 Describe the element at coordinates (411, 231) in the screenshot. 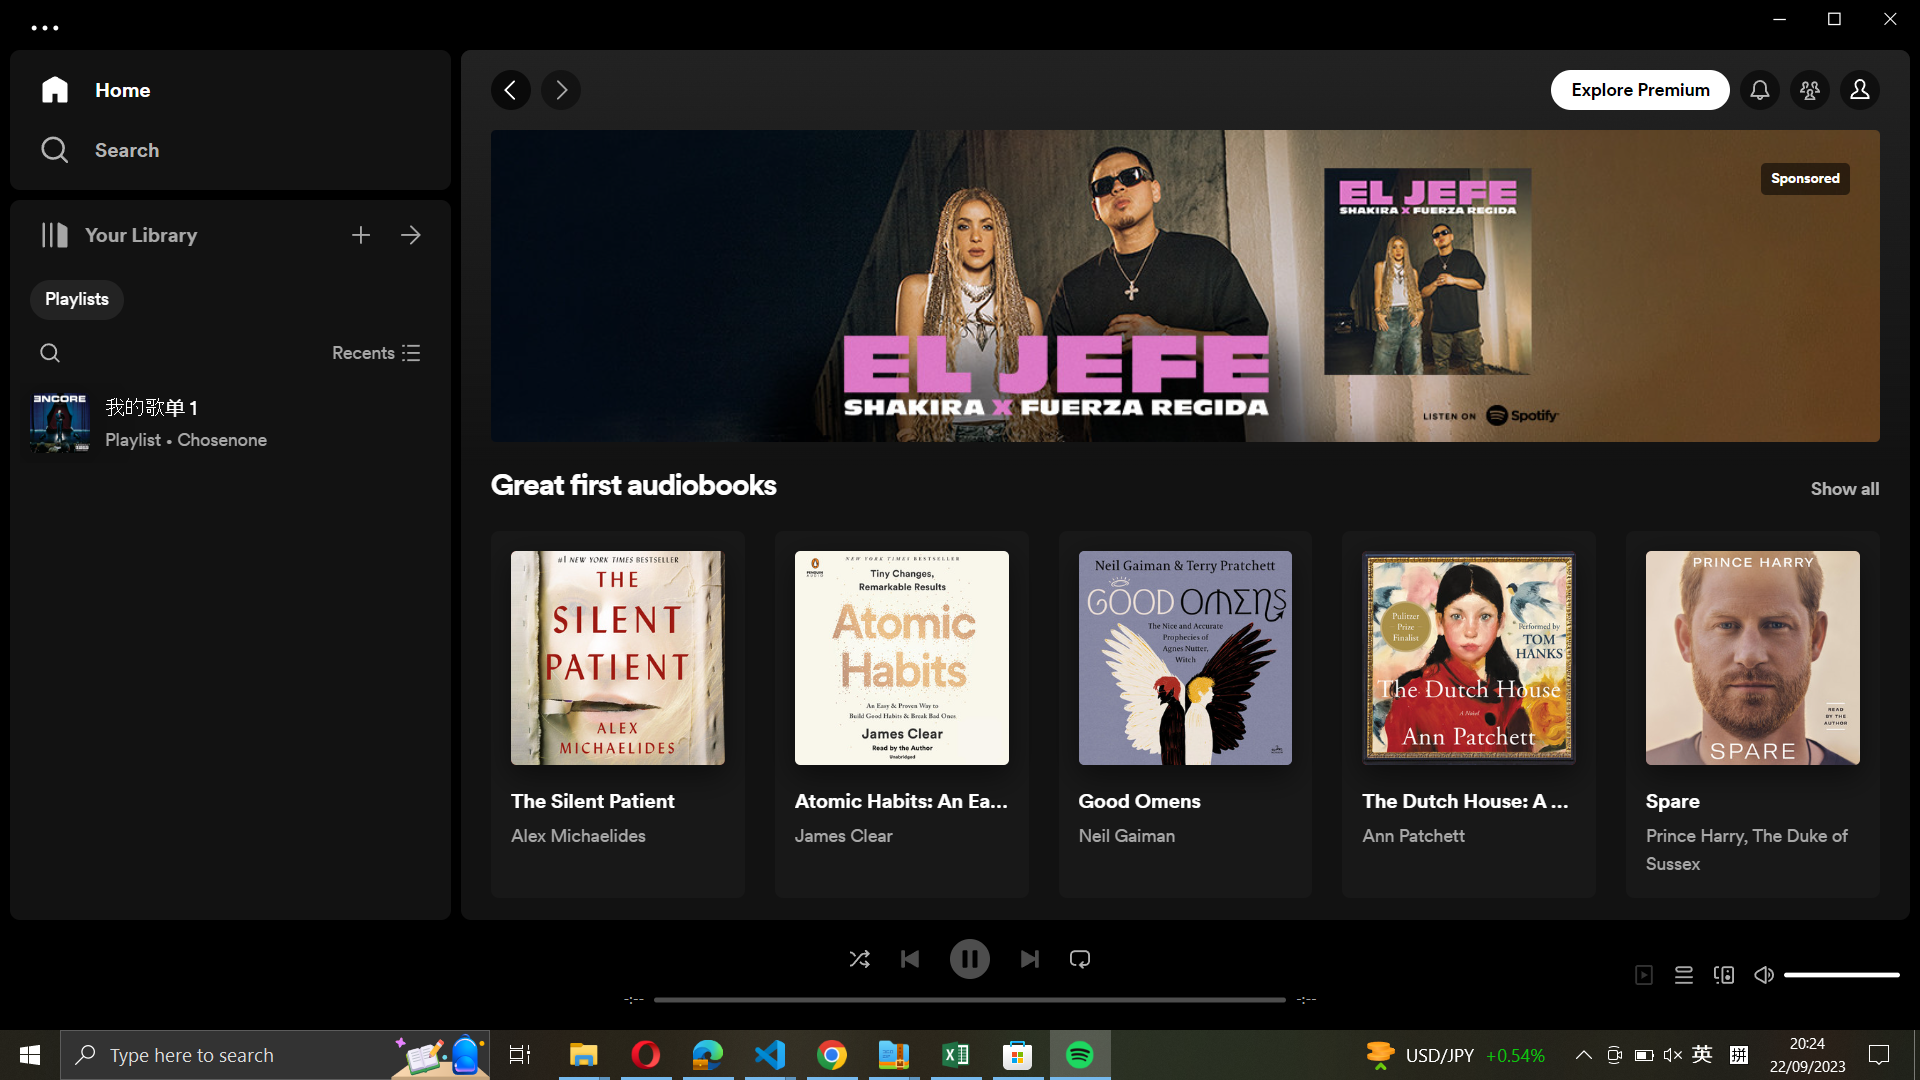

I see `my library` at that location.